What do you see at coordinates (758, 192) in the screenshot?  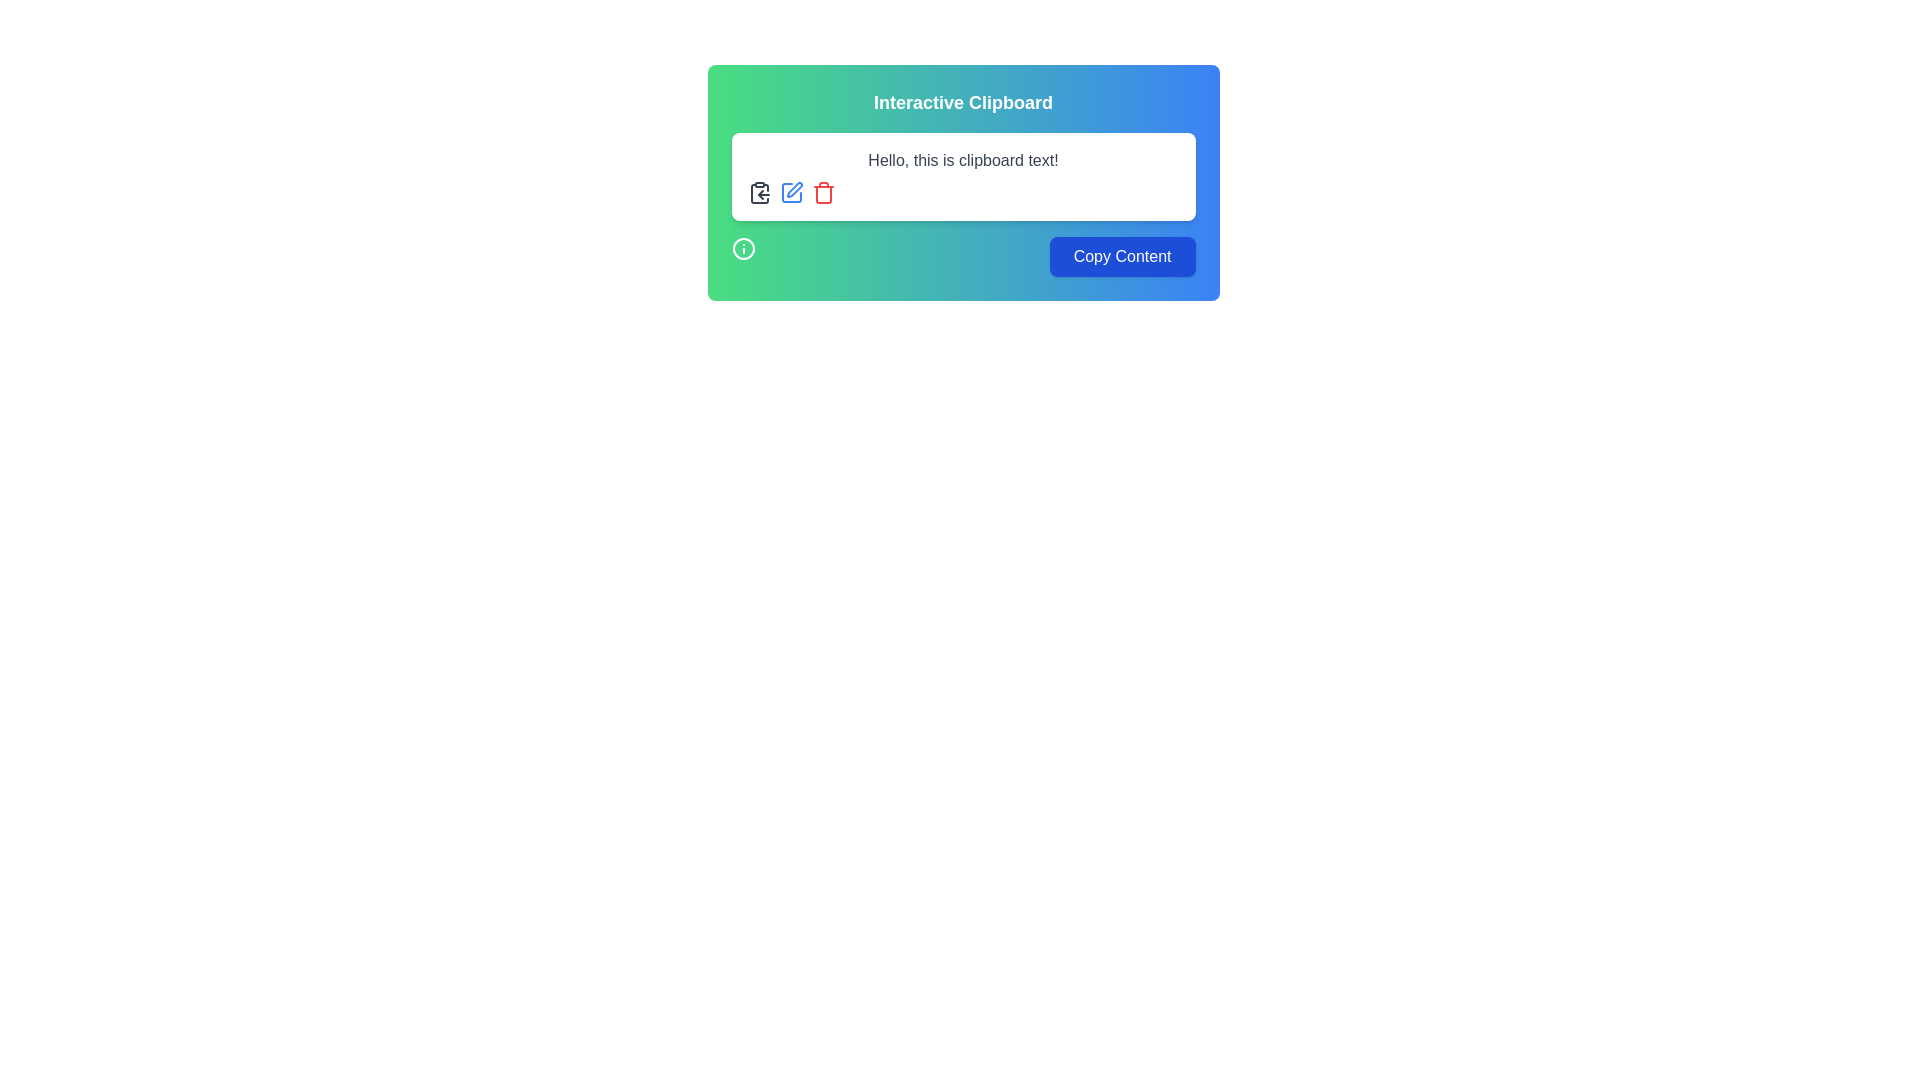 I see `the circular clipboard icon located at the upper-left corner of the content box titled 'Interactive Clipboard'` at bounding box center [758, 192].